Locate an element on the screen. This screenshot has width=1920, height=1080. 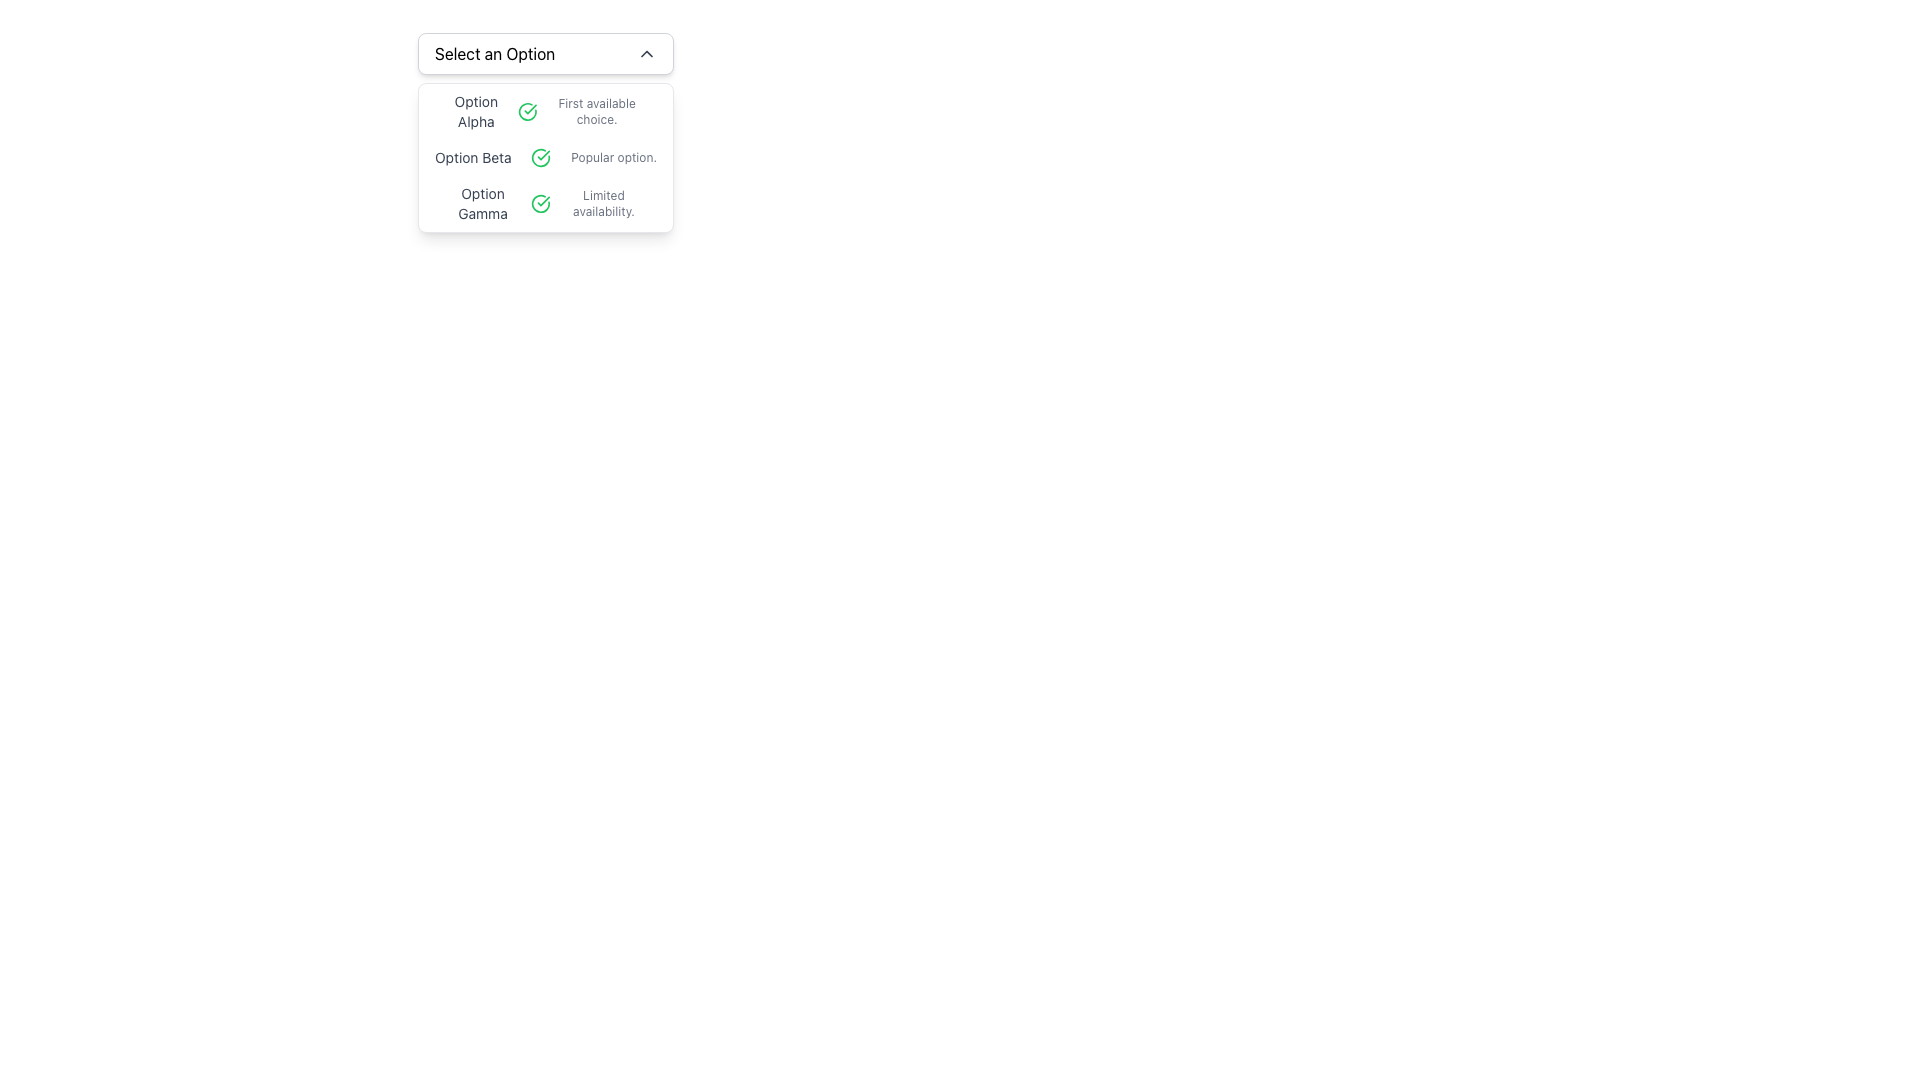
the middle option 'Option Beta' in the dropdown menu is located at coordinates (546, 157).